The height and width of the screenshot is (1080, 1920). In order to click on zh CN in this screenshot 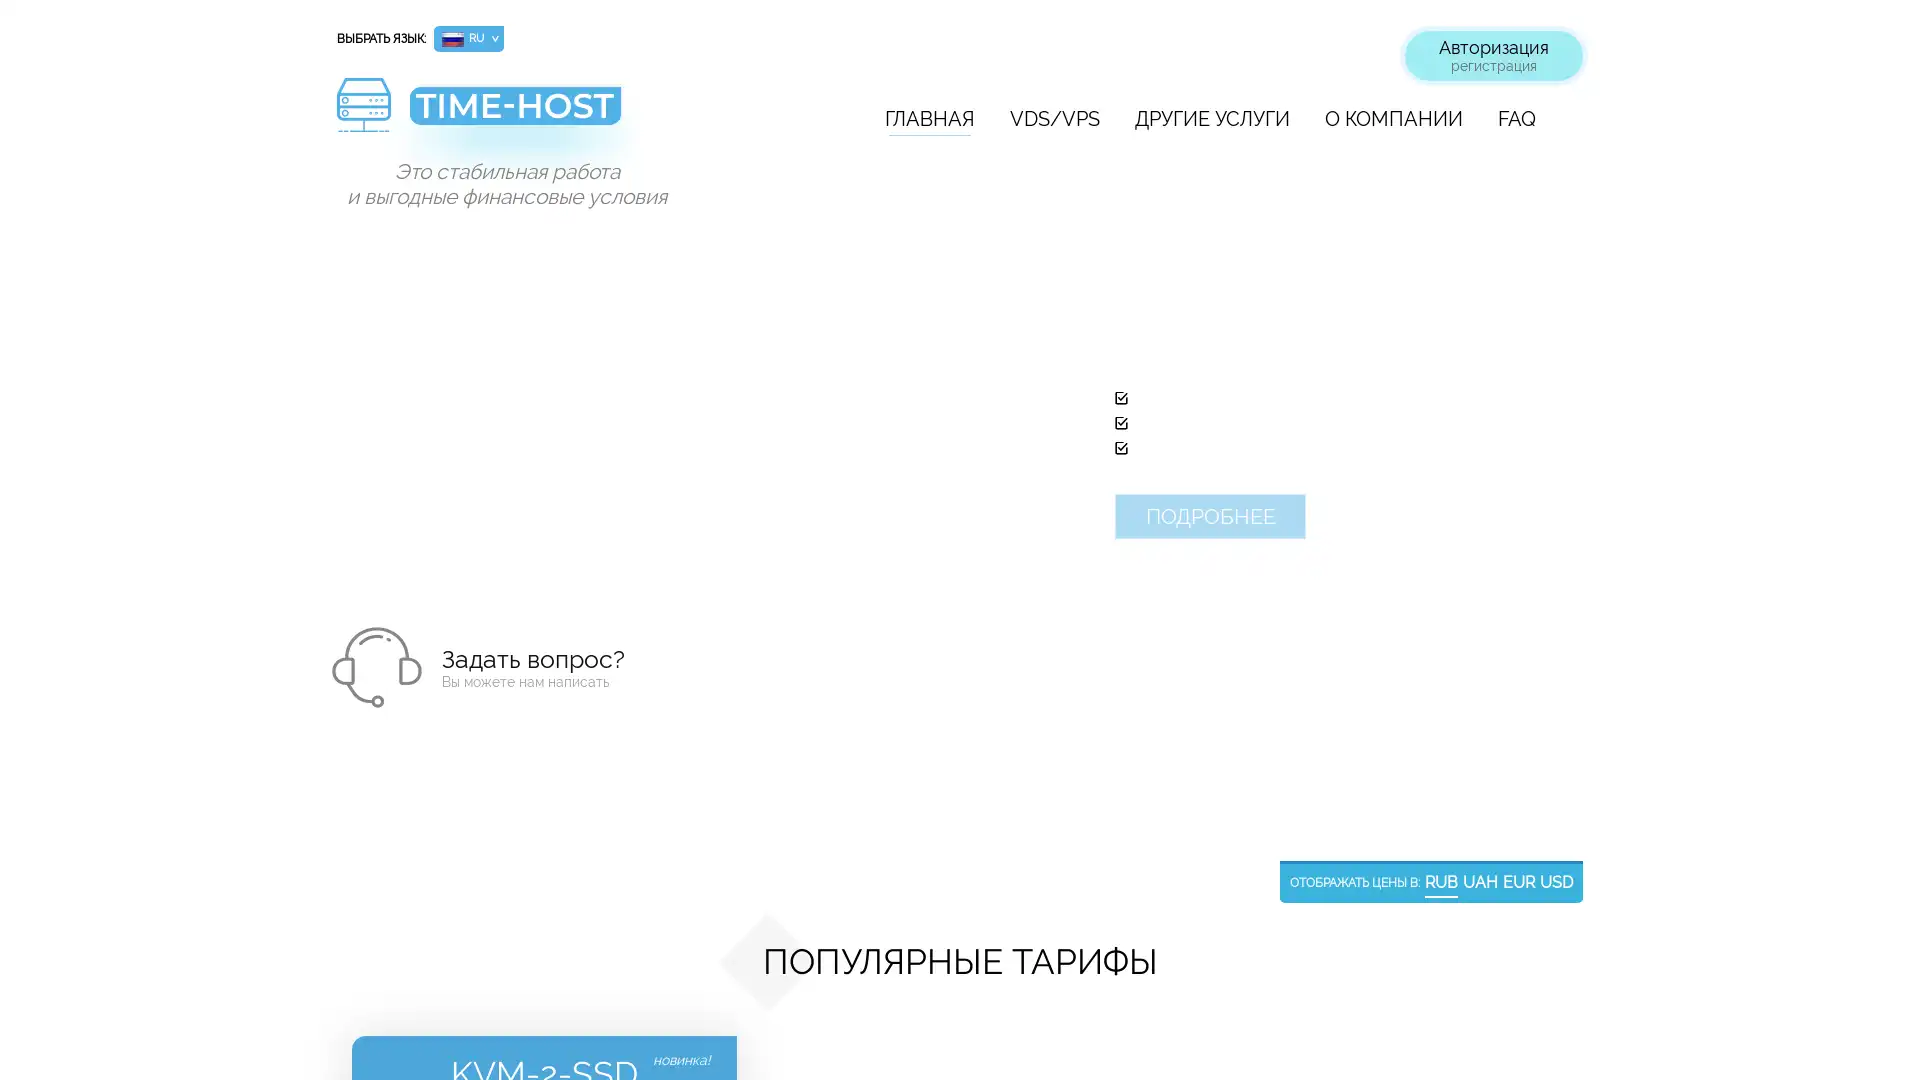, I will do `click(468, 220)`.